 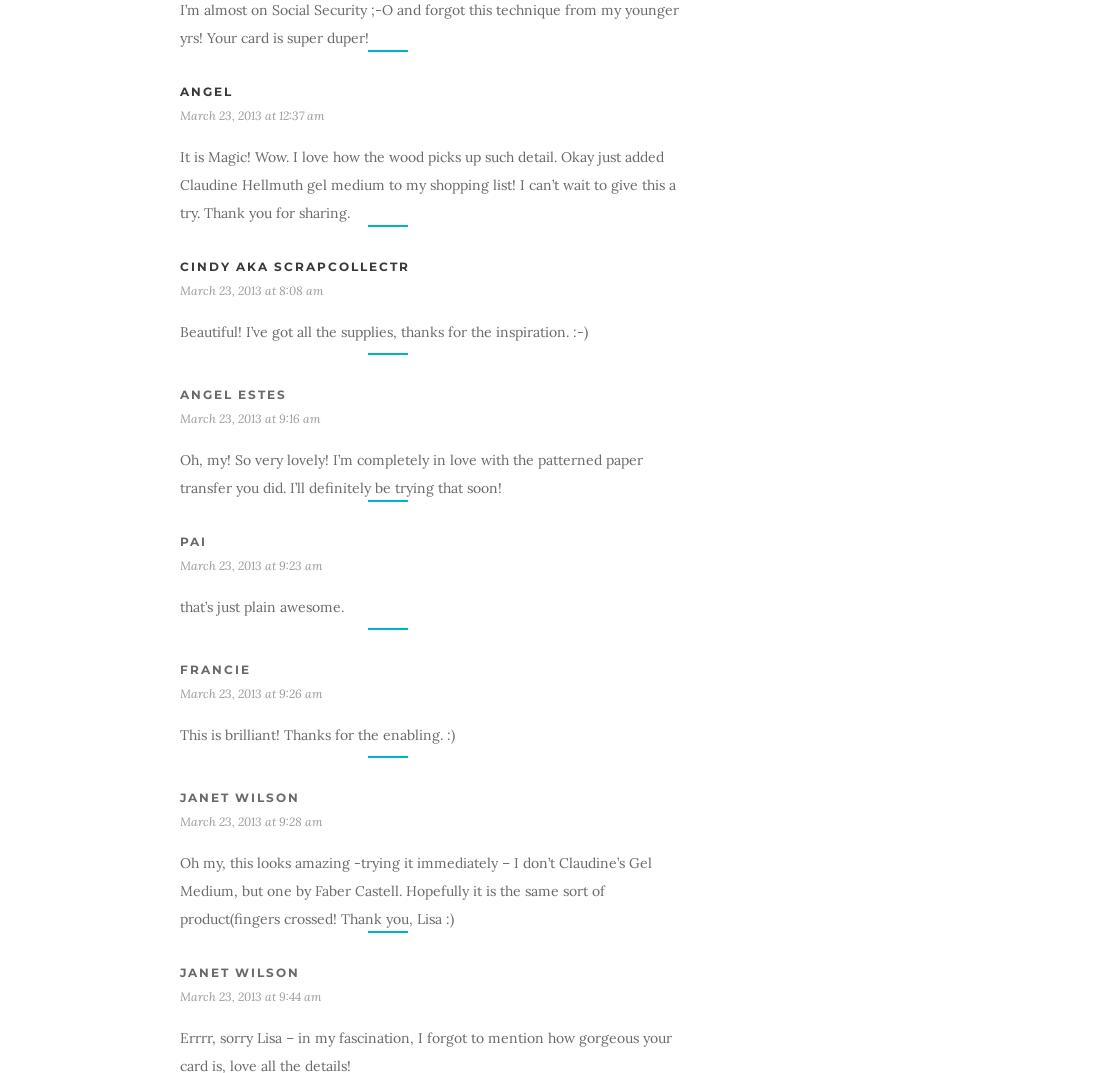 What do you see at coordinates (178, 21) in the screenshot?
I see `'I’m almost on Social Security  ;-O and forgot this technique from my younger yrs! Your card is super duper!'` at bounding box center [178, 21].